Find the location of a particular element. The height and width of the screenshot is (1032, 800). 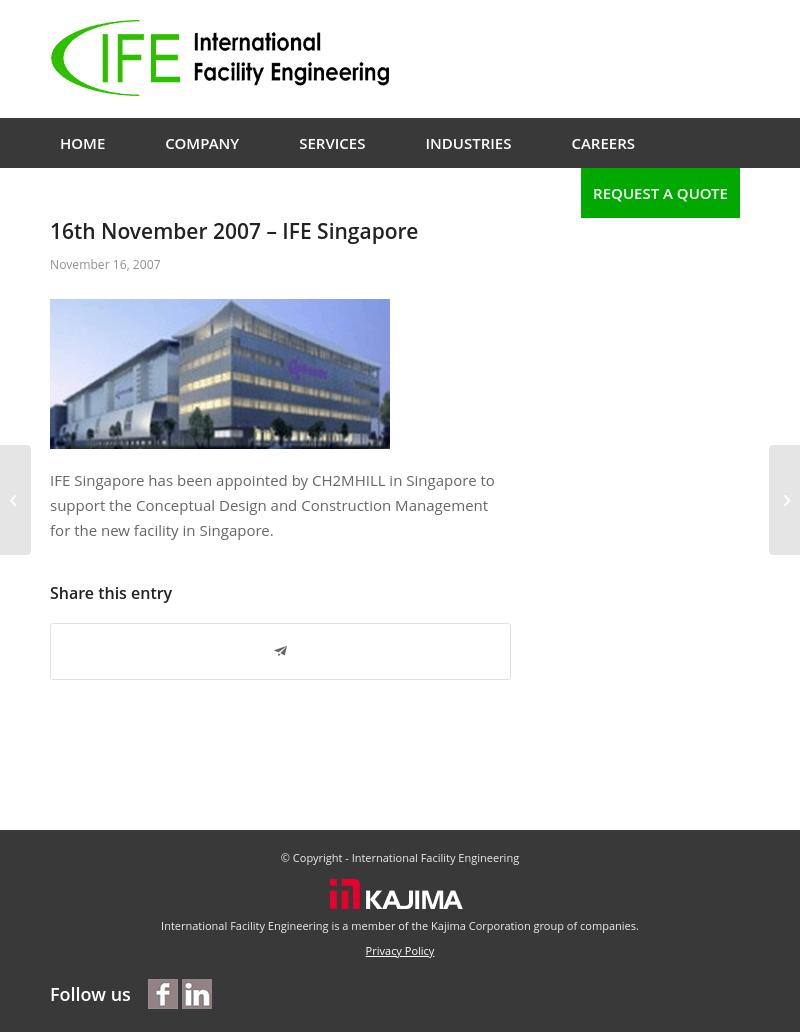

'Services' is located at coordinates (331, 142).